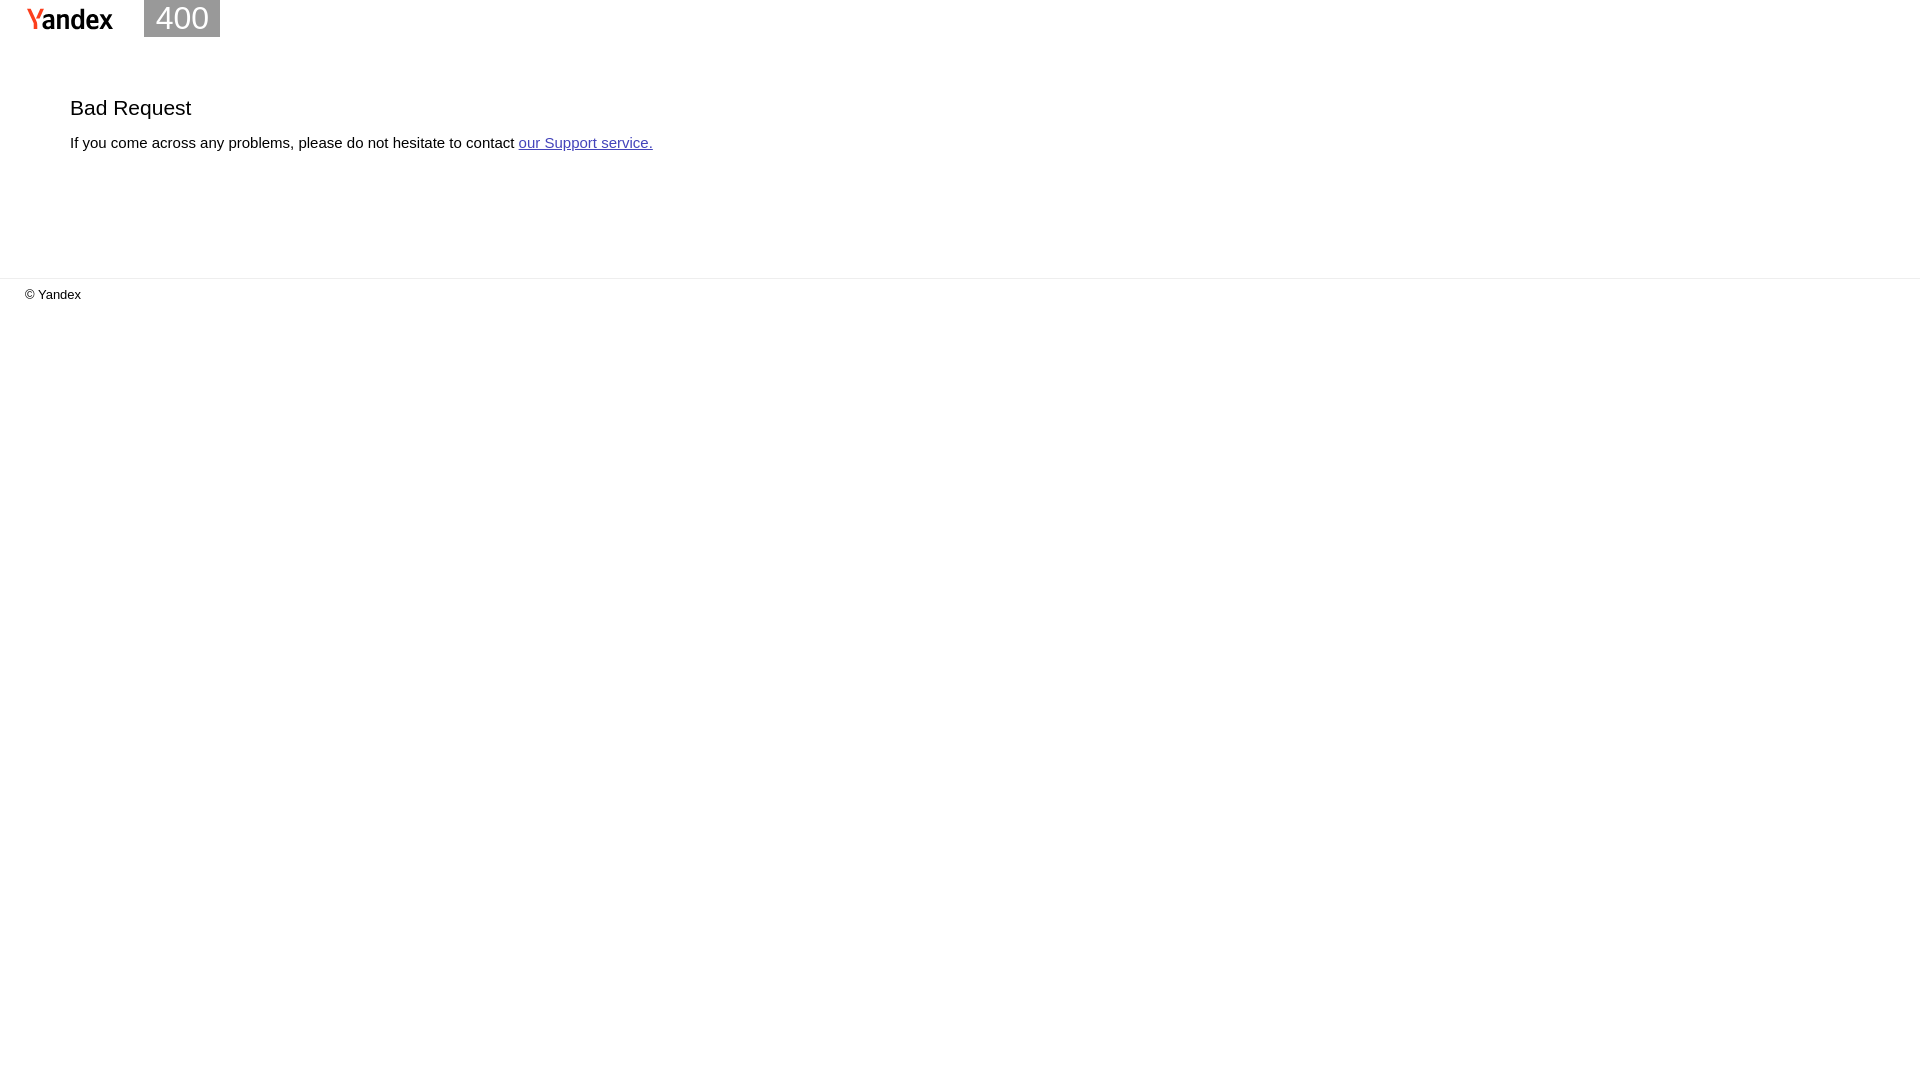 The height and width of the screenshot is (1080, 1920). What do you see at coordinates (584, 141) in the screenshot?
I see `'our Support service.'` at bounding box center [584, 141].